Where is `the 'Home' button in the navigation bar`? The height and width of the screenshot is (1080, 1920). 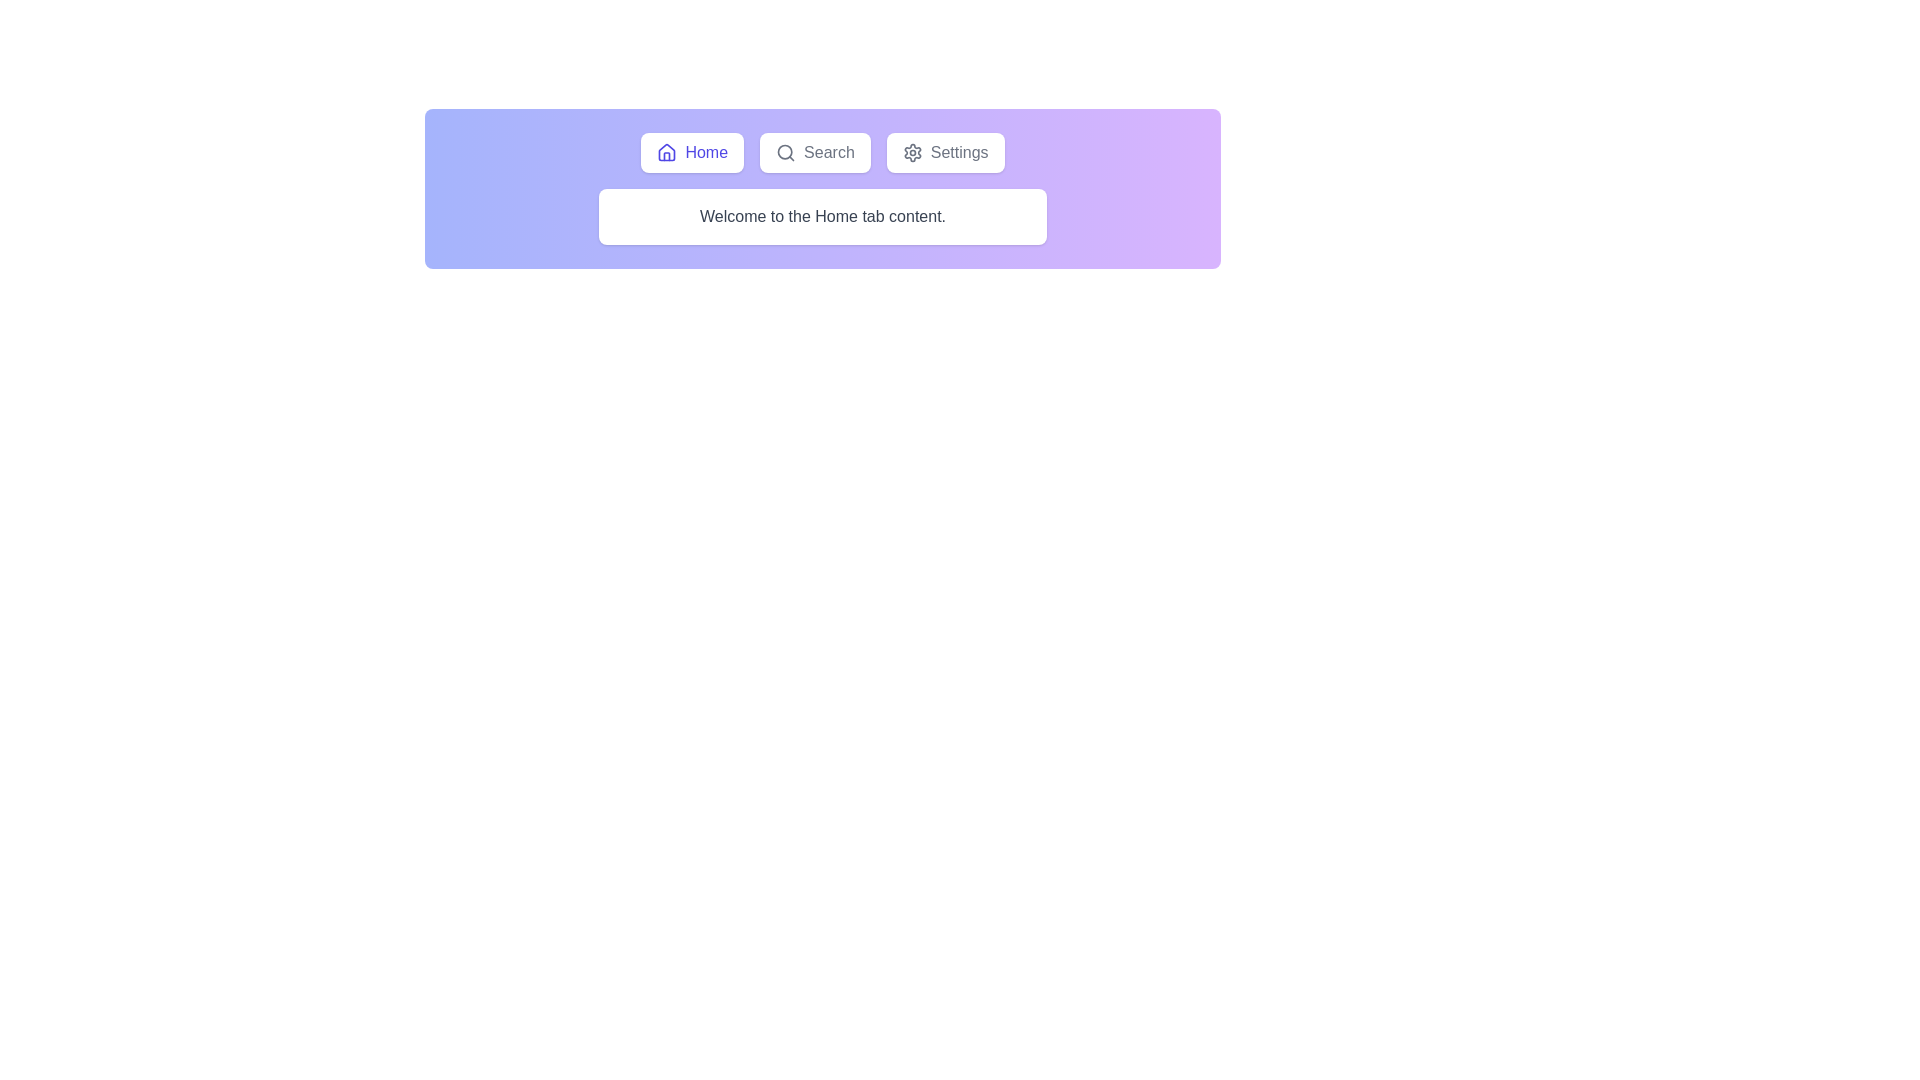
the 'Home' button in the navigation bar is located at coordinates (822, 152).